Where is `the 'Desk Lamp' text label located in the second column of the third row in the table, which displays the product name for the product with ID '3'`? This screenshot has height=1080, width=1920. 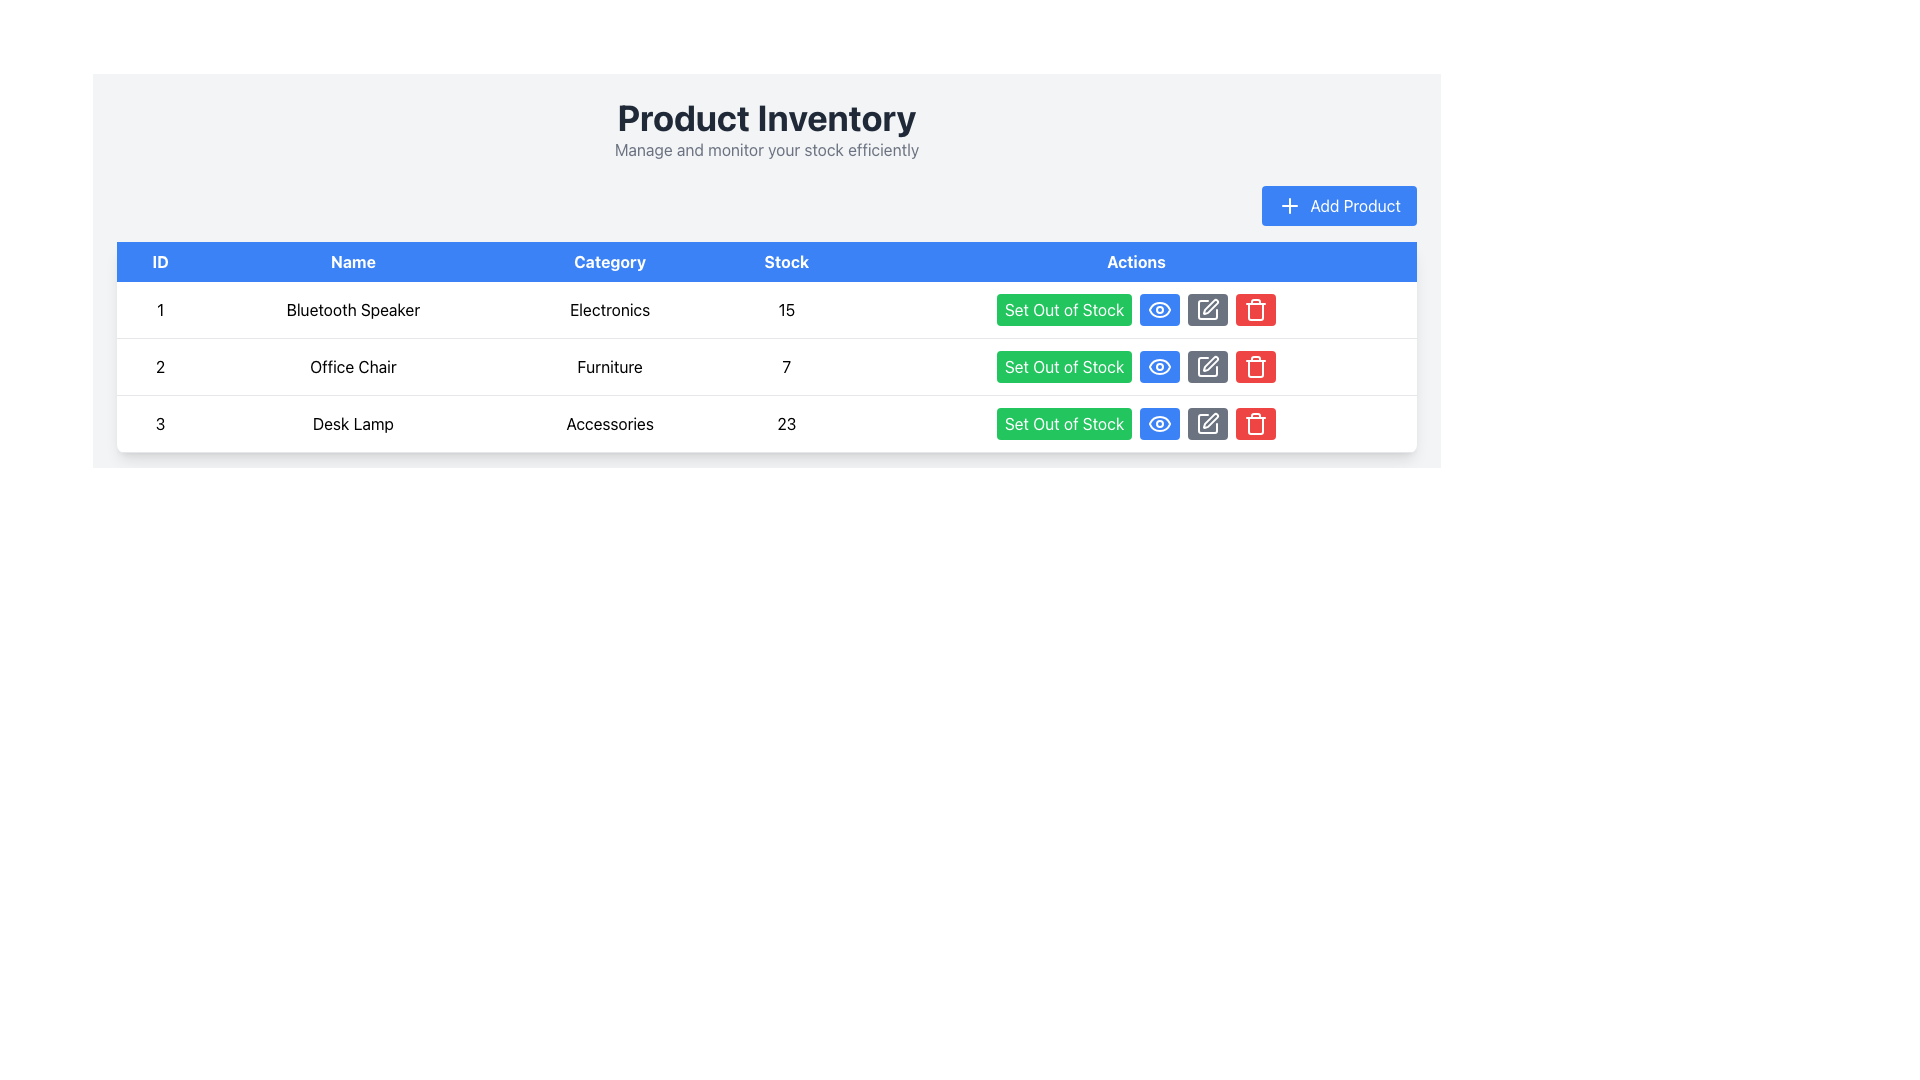
the 'Desk Lamp' text label located in the second column of the third row in the table, which displays the product name for the product with ID '3' is located at coordinates (353, 423).